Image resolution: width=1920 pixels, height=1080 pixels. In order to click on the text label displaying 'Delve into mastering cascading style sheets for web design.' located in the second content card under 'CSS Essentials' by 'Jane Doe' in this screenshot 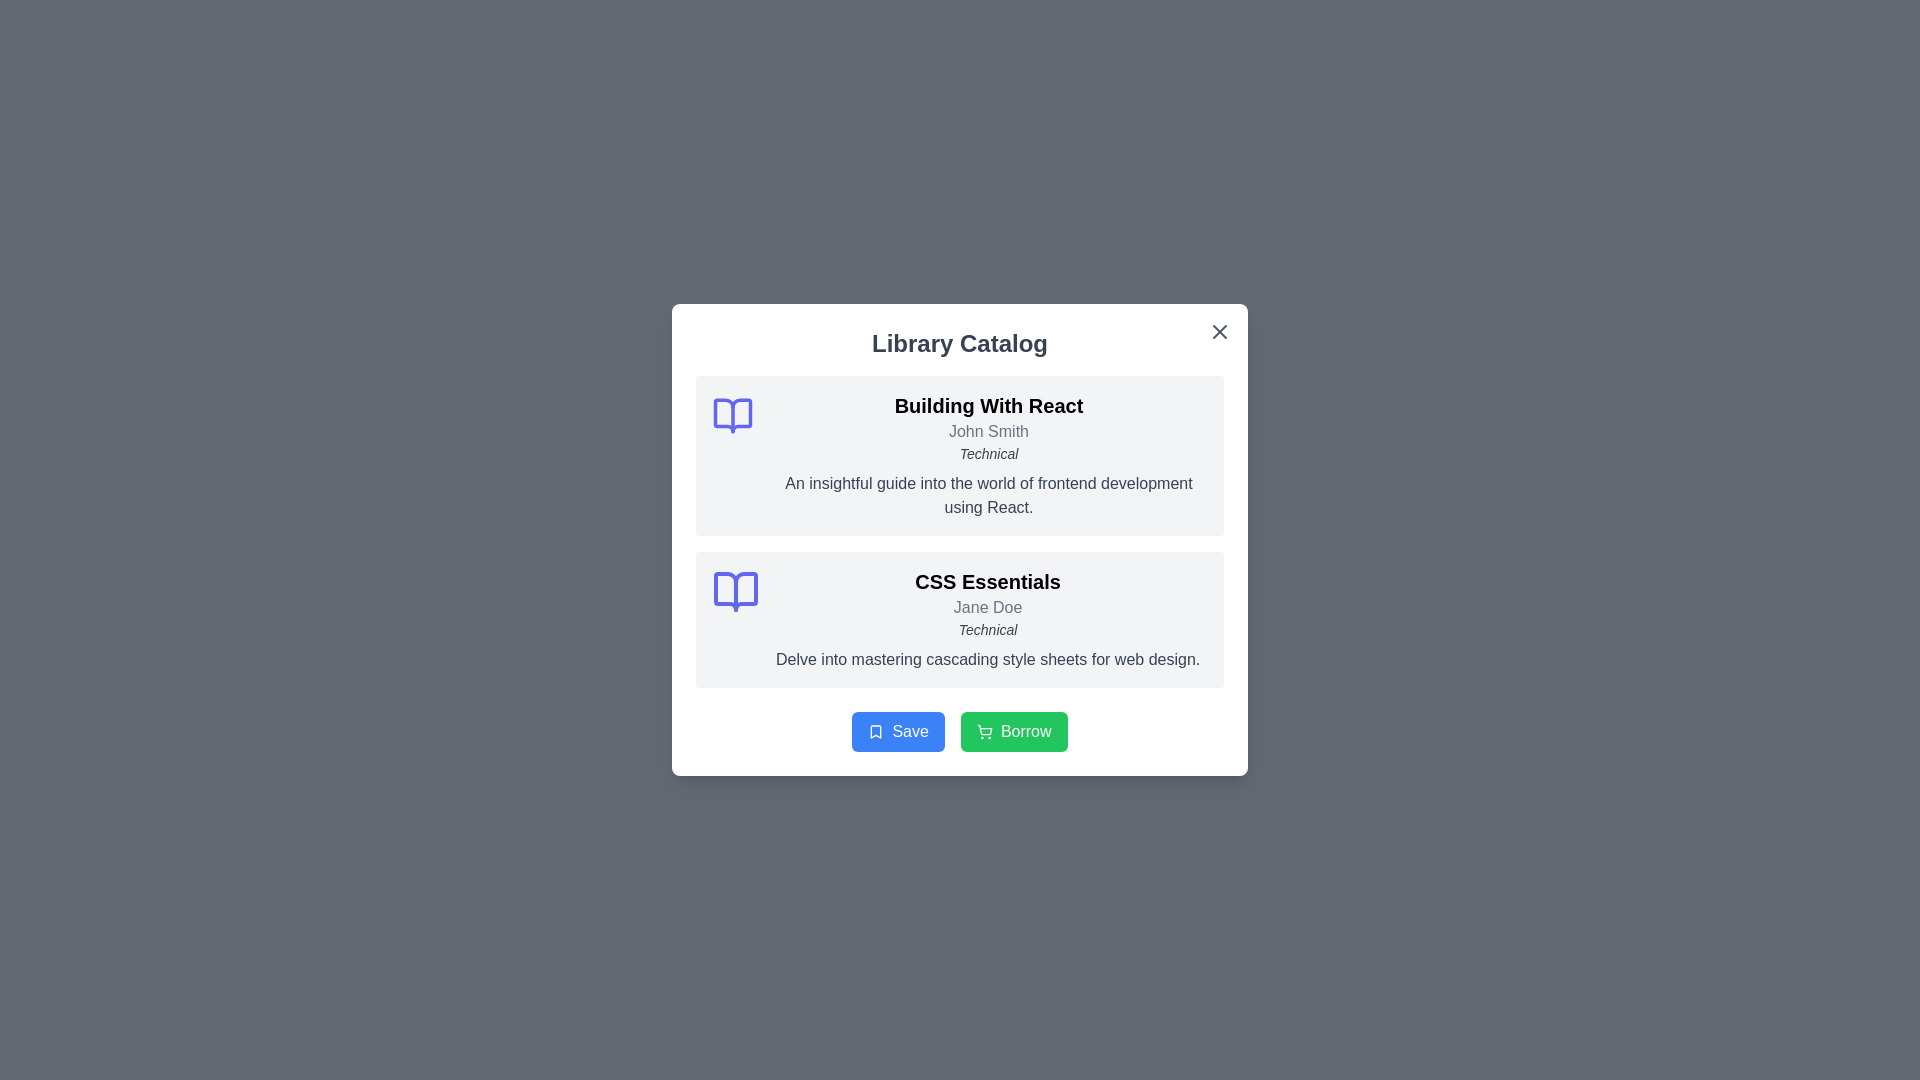, I will do `click(988, 659)`.